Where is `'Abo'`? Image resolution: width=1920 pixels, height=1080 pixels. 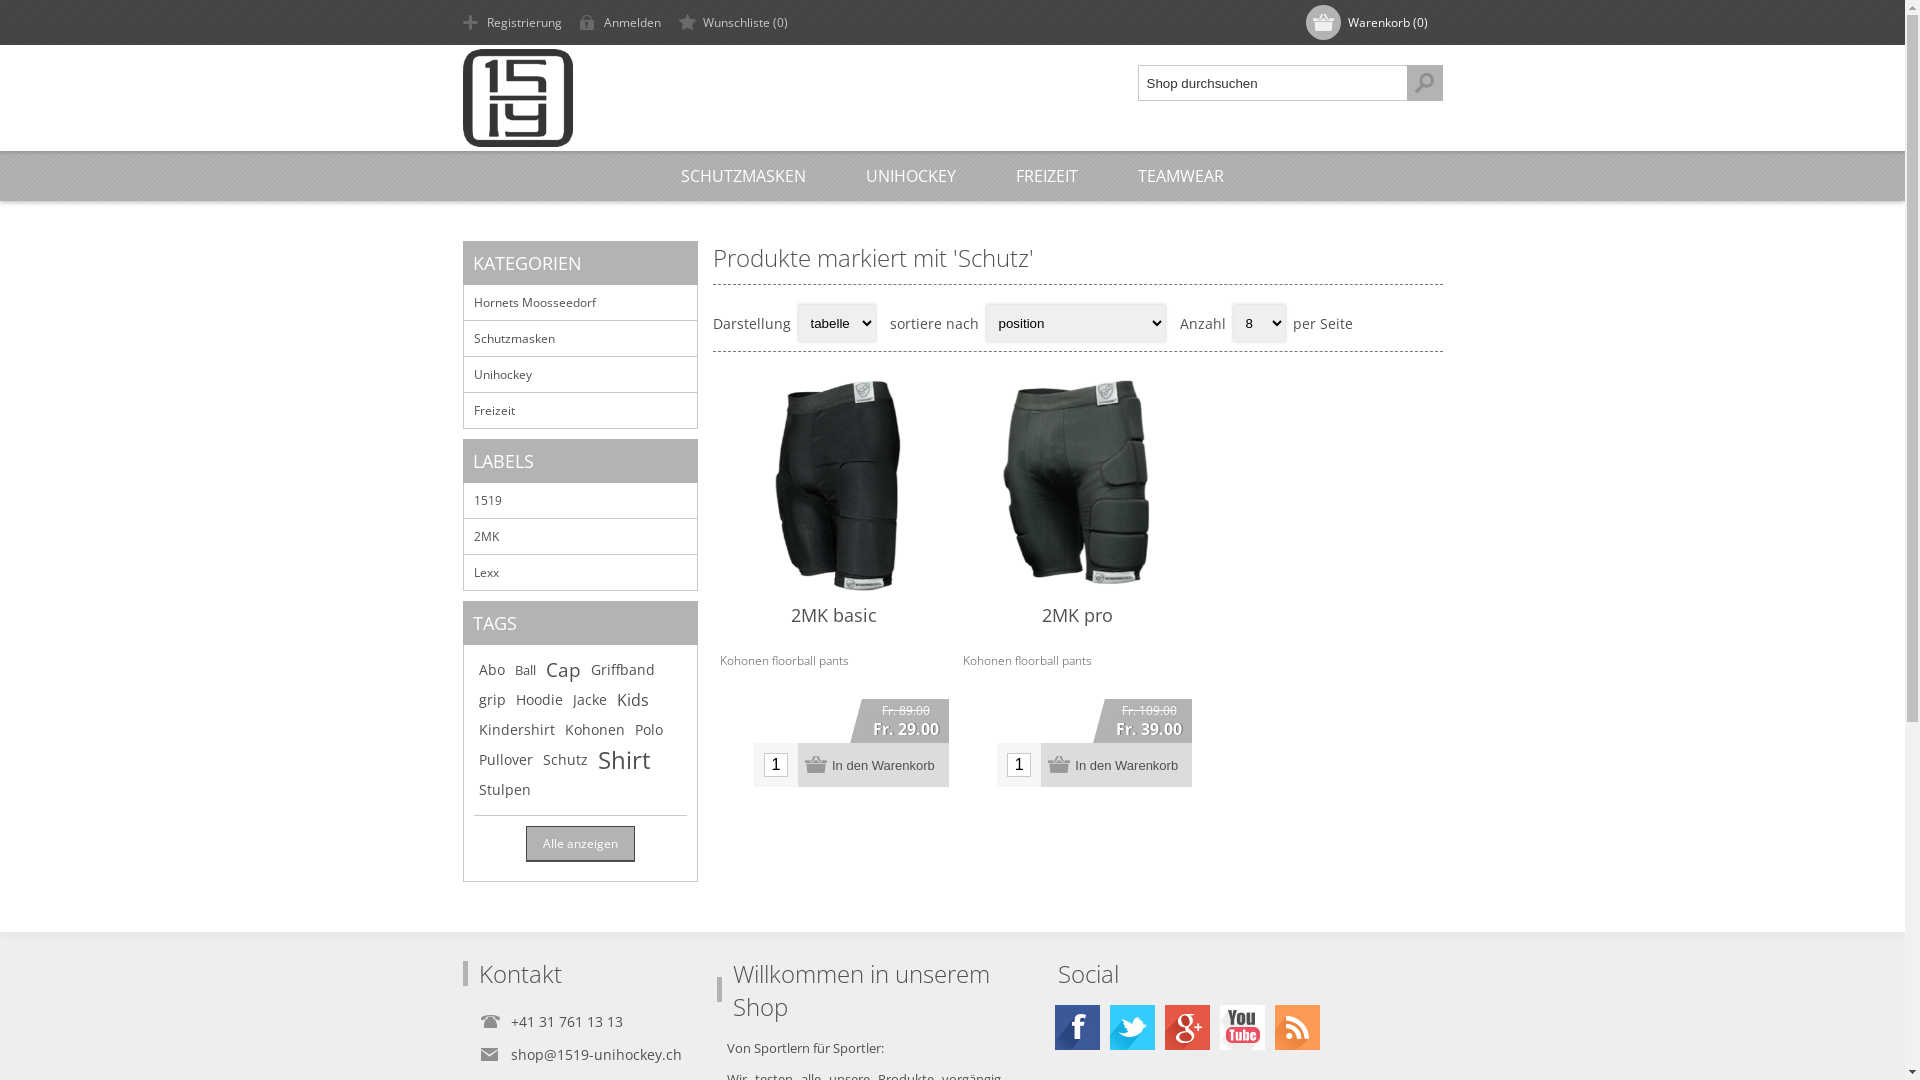 'Abo' is located at coordinates (490, 670).